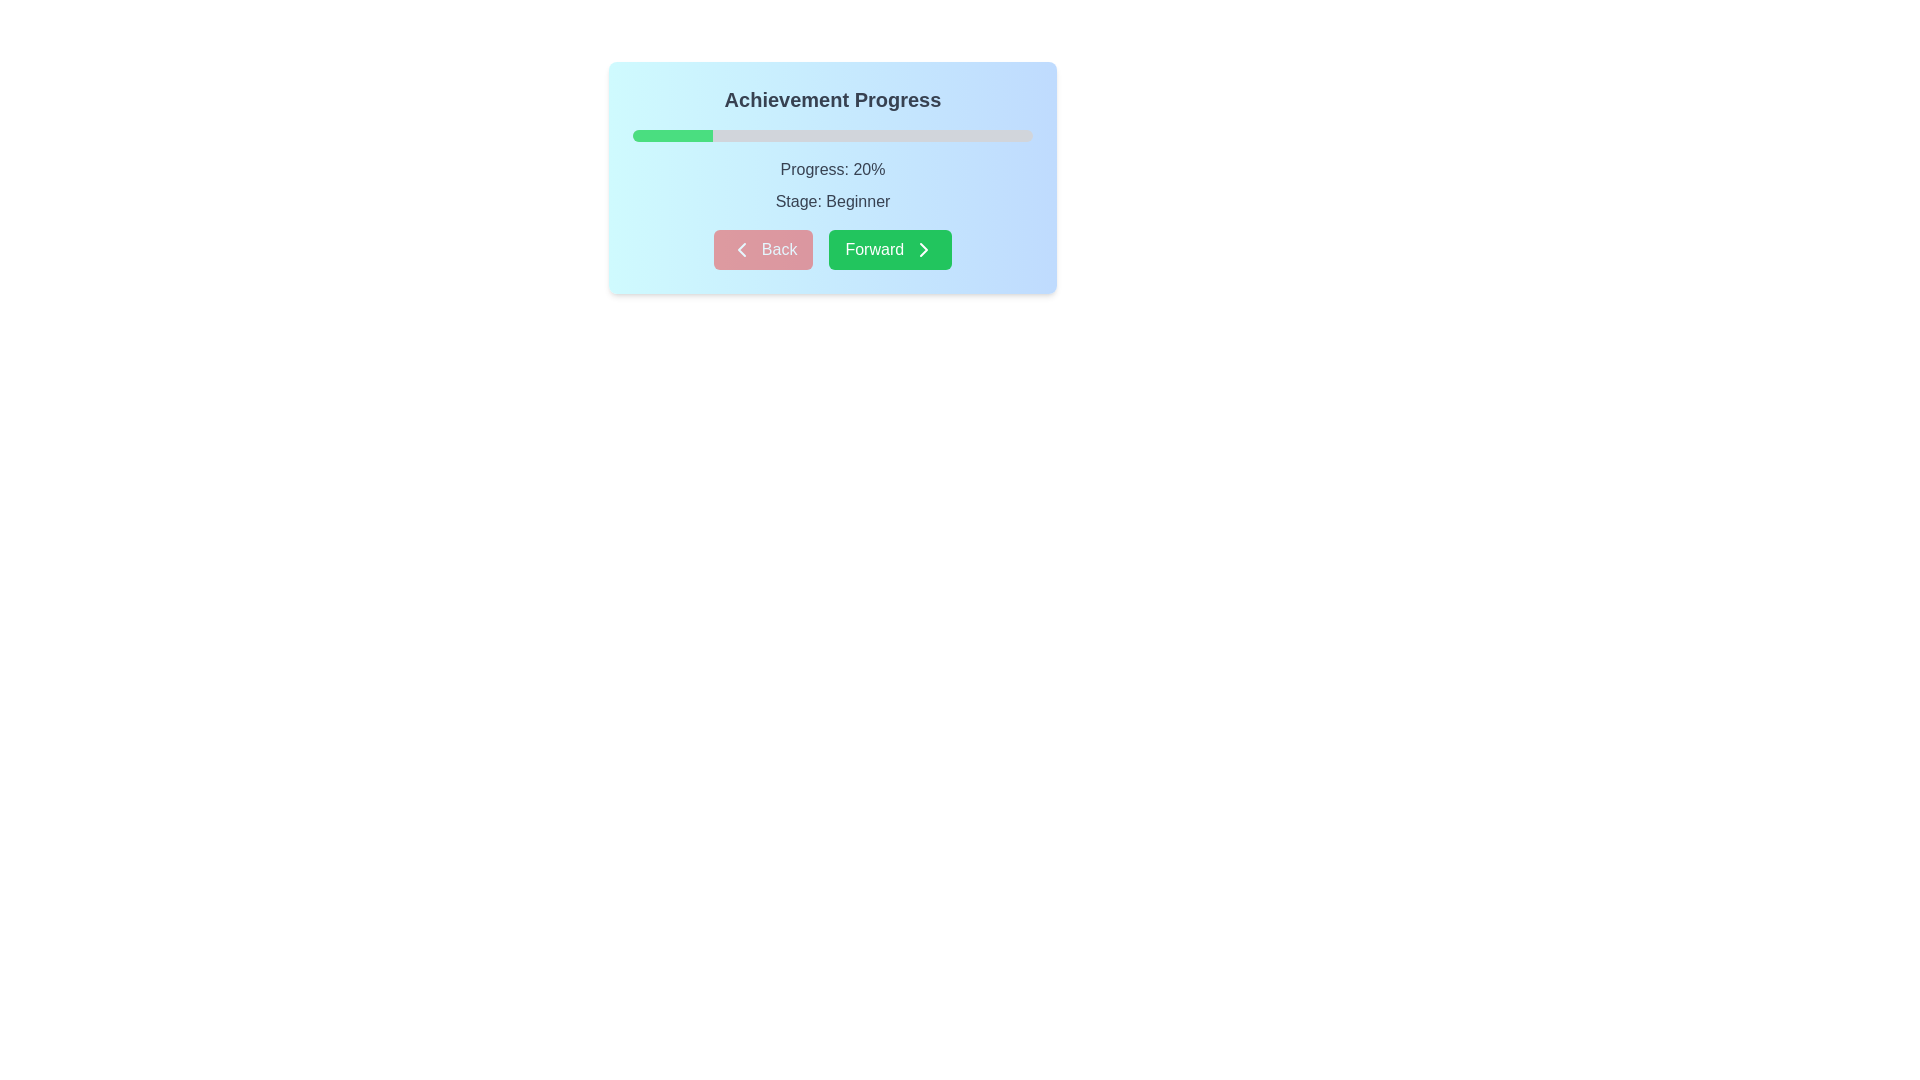 The height and width of the screenshot is (1080, 1920). I want to click on the rightward-pointing chevron icon within the 'Forward' button, which indicates the next action in the user interface, so click(923, 249).